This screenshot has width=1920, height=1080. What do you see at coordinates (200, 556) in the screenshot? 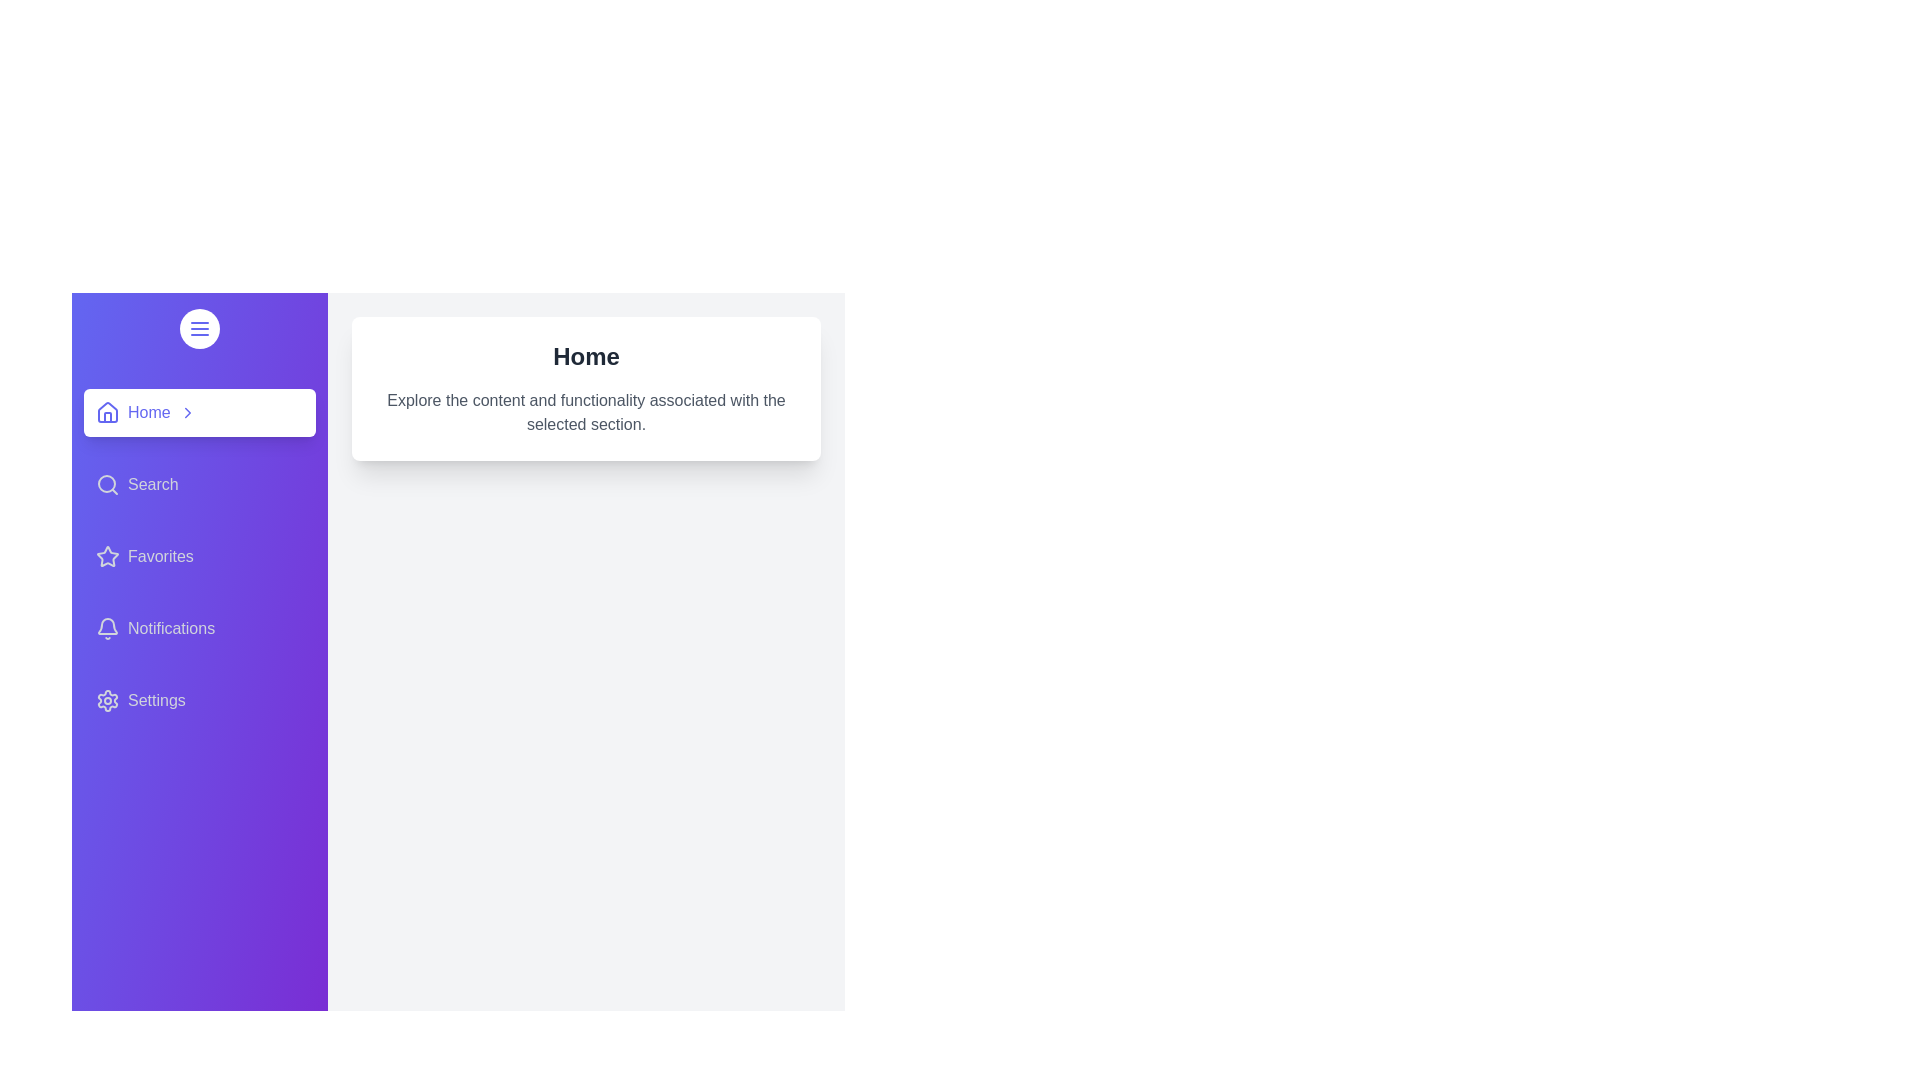
I see `the section labeled Favorites by clicking on its label in the sidebar` at bounding box center [200, 556].